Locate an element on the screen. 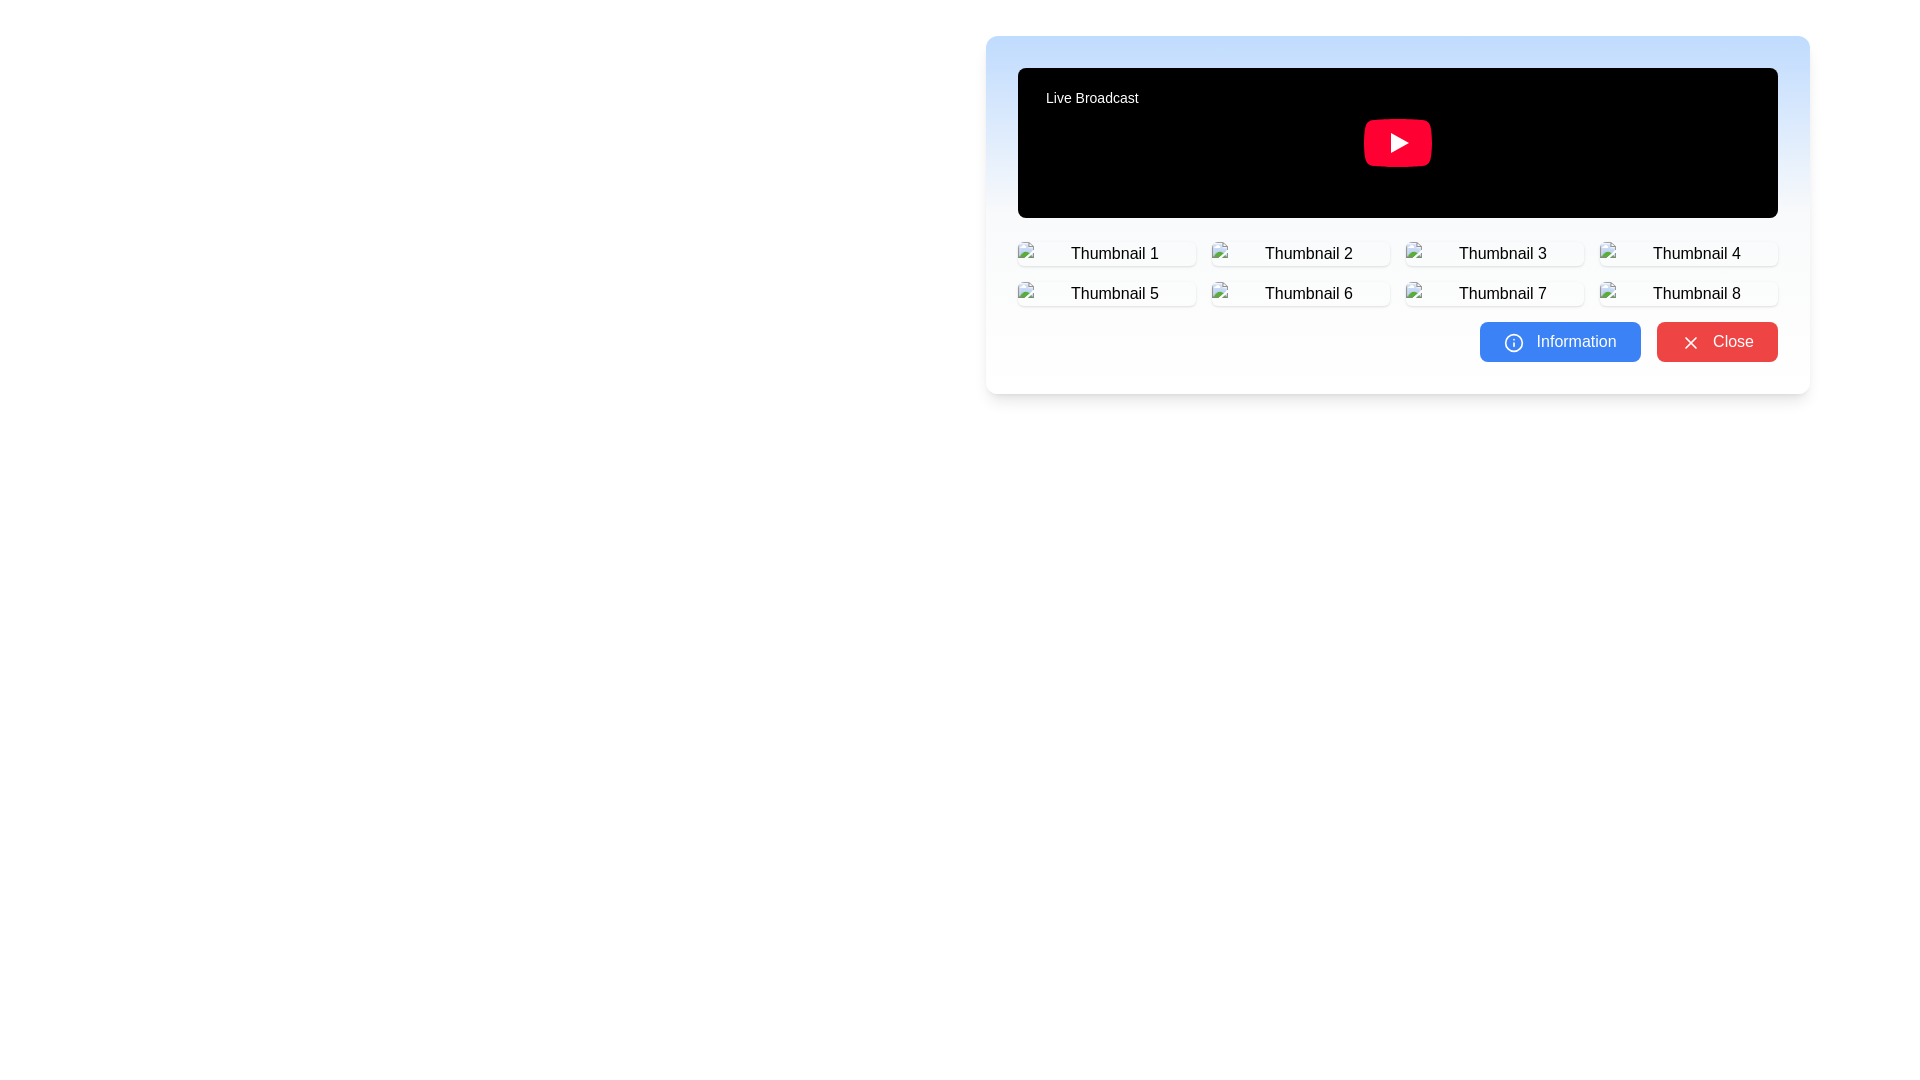 The image size is (1920, 1080). the red 'Close' button with rounded corners and an 'X' icon to its left is located at coordinates (1716, 341).